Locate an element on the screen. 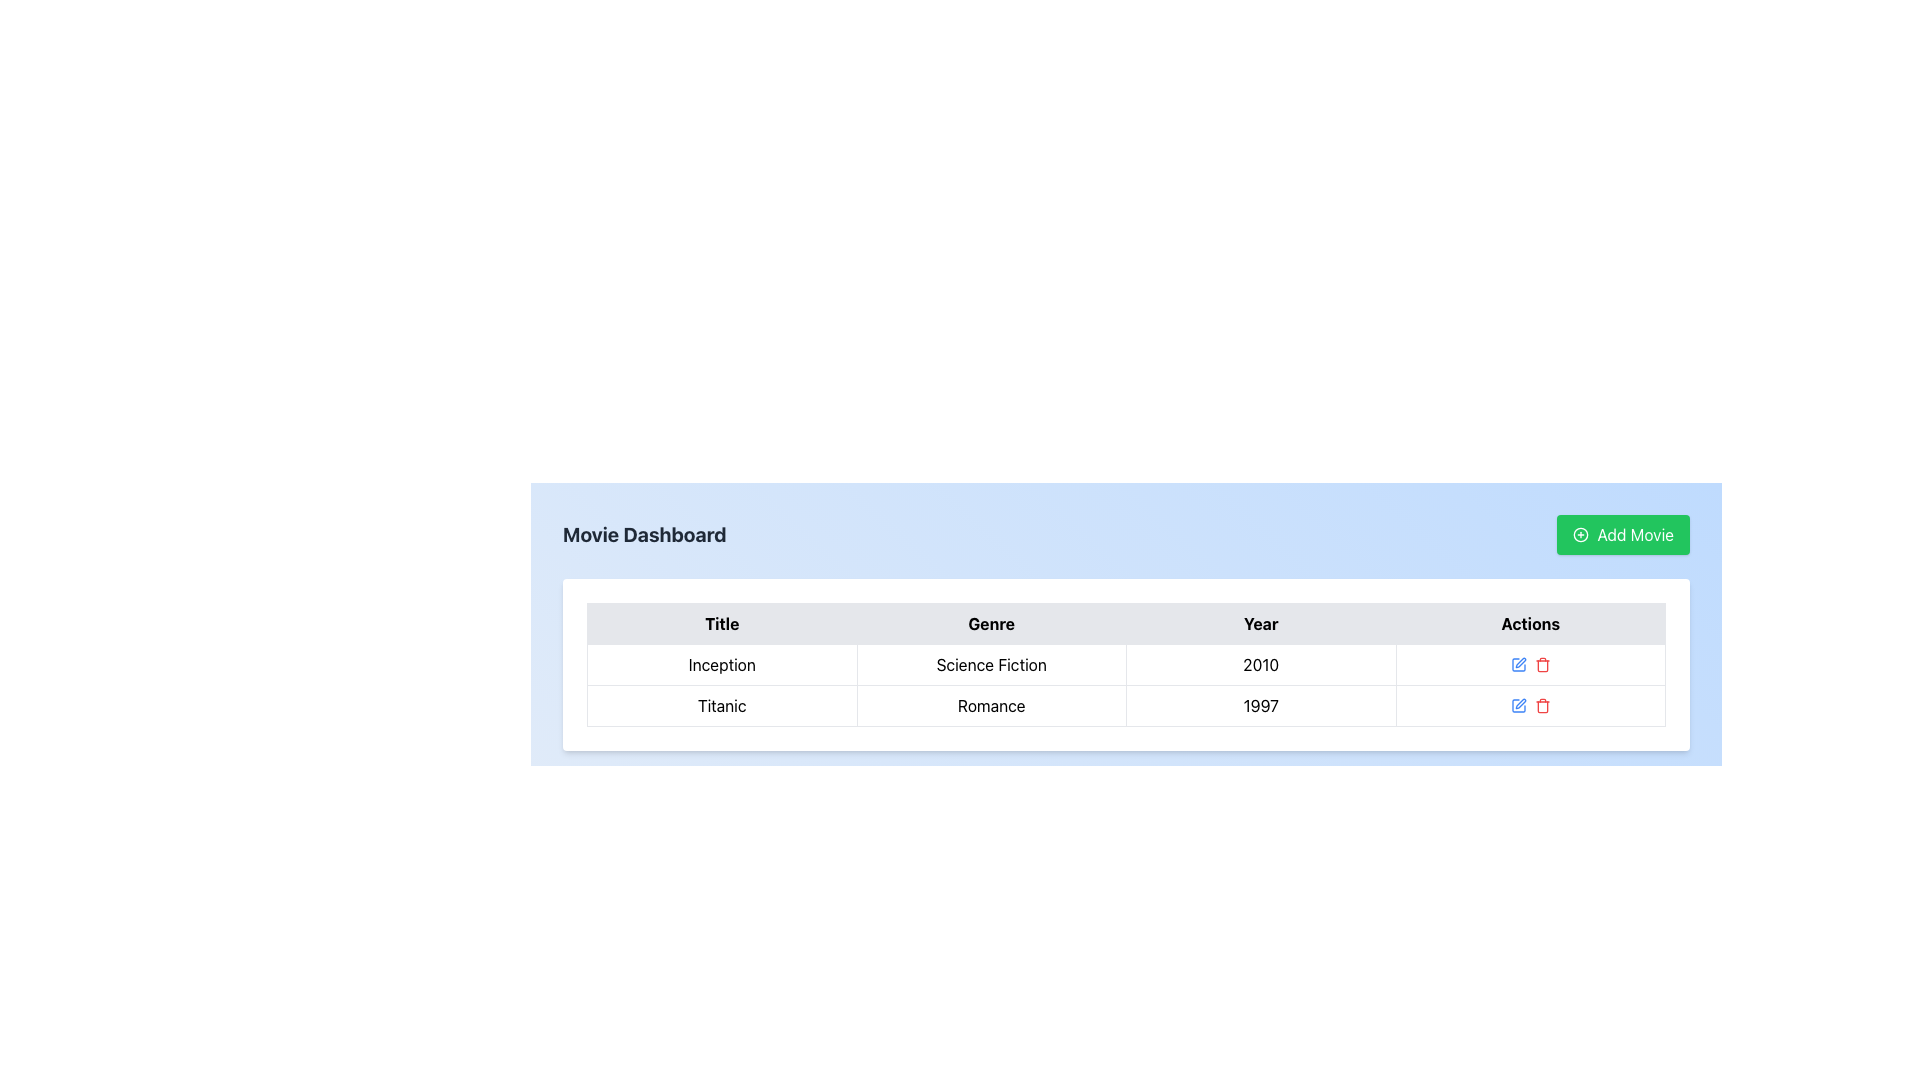 The width and height of the screenshot is (1920, 1080). the green rectangular 'Add Movie' button with a circular plus icon is located at coordinates (1623, 534).